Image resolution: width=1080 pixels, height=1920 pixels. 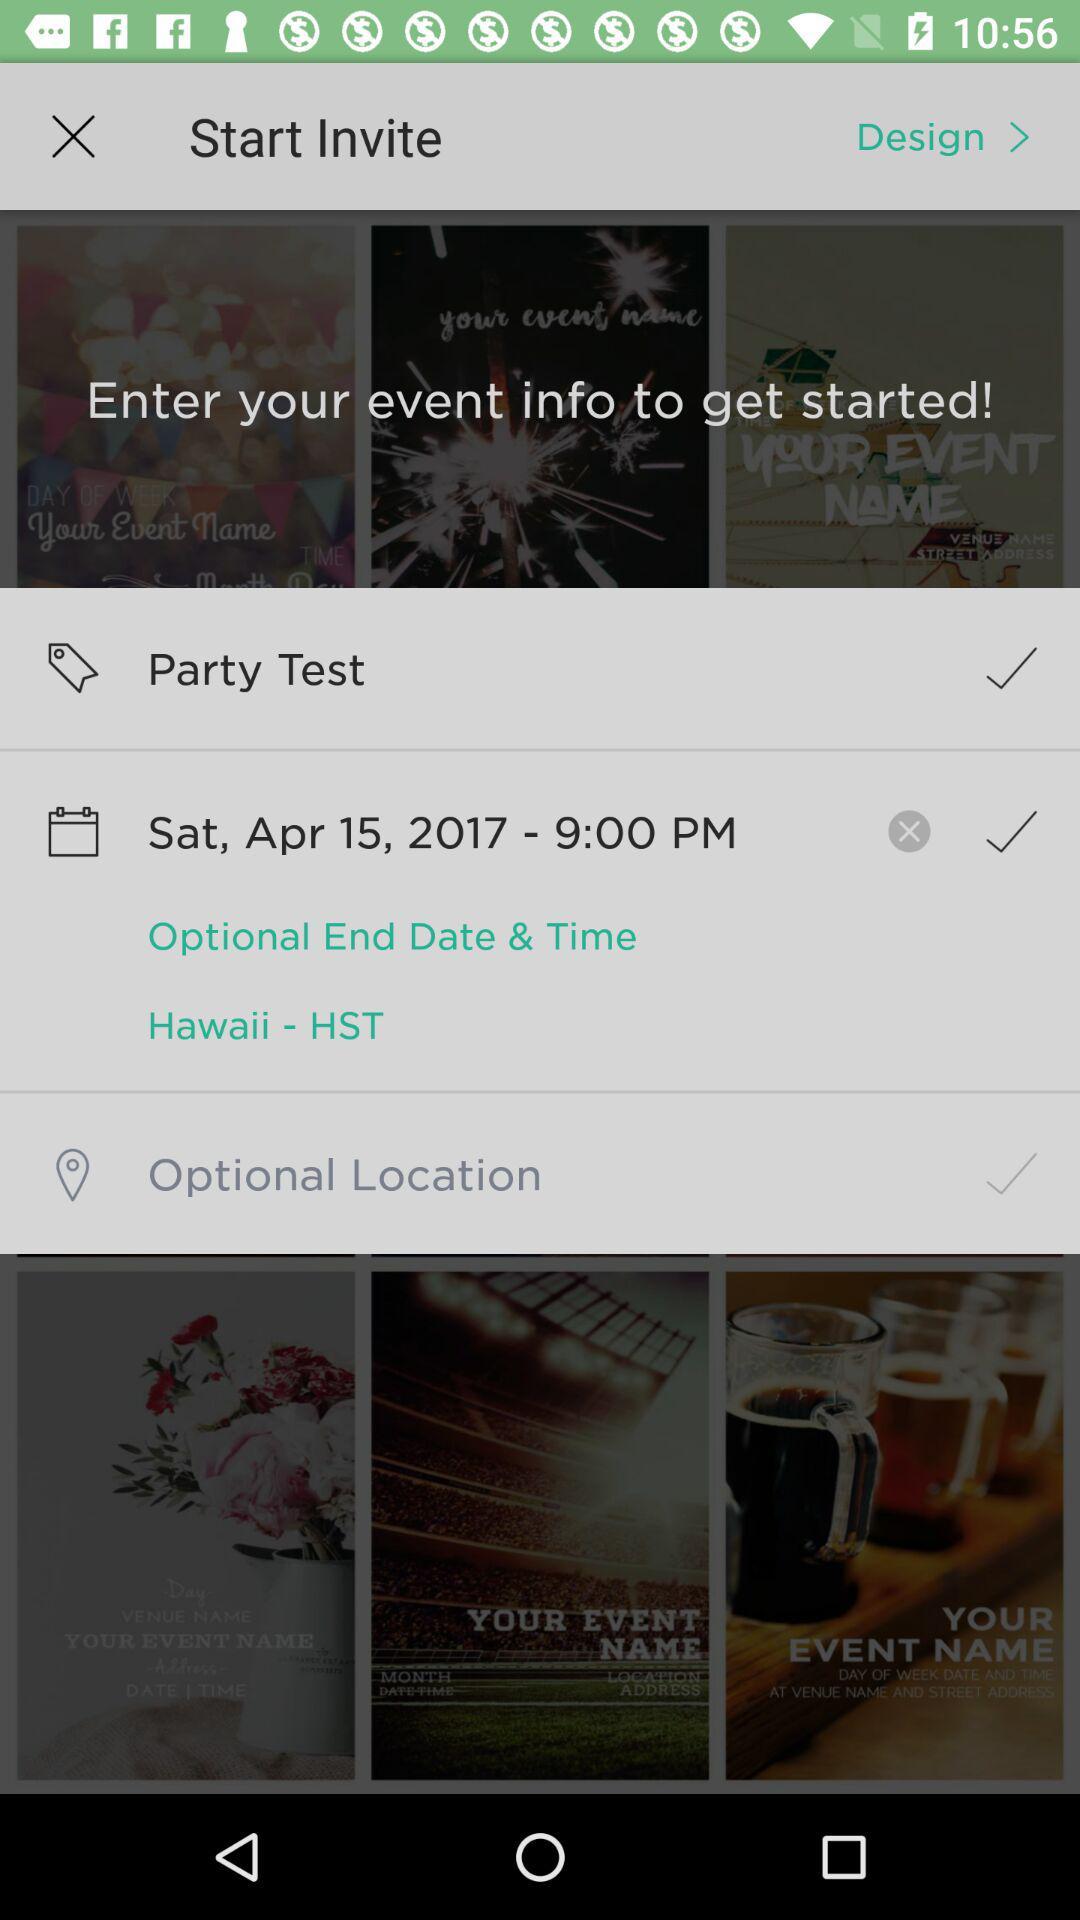 What do you see at coordinates (540, 1173) in the screenshot?
I see `location` at bounding box center [540, 1173].